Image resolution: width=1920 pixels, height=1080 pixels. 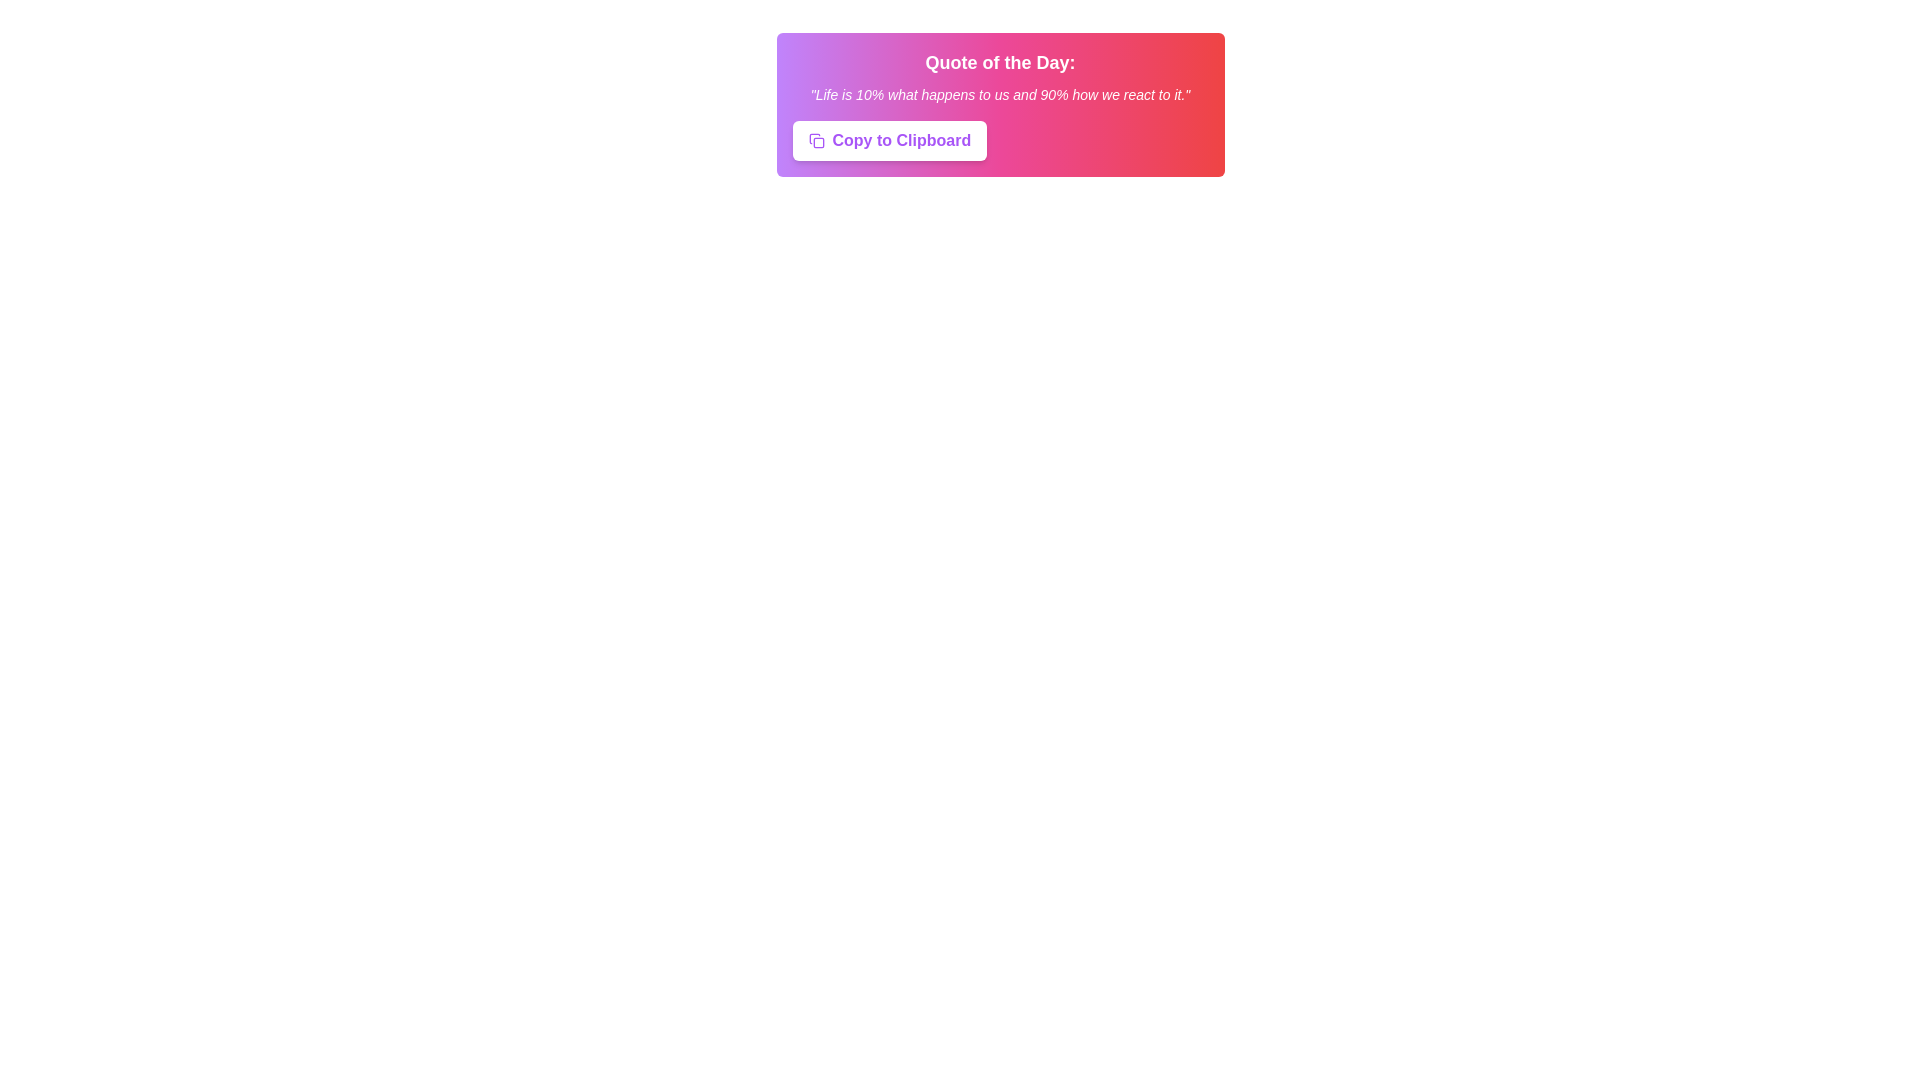 What do you see at coordinates (1000, 95) in the screenshot?
I see `the motivational quote display text located below the title 'Quote of the Day:' and above the 'Copy to Clipboard' button` at bounding box center [1000, 95].